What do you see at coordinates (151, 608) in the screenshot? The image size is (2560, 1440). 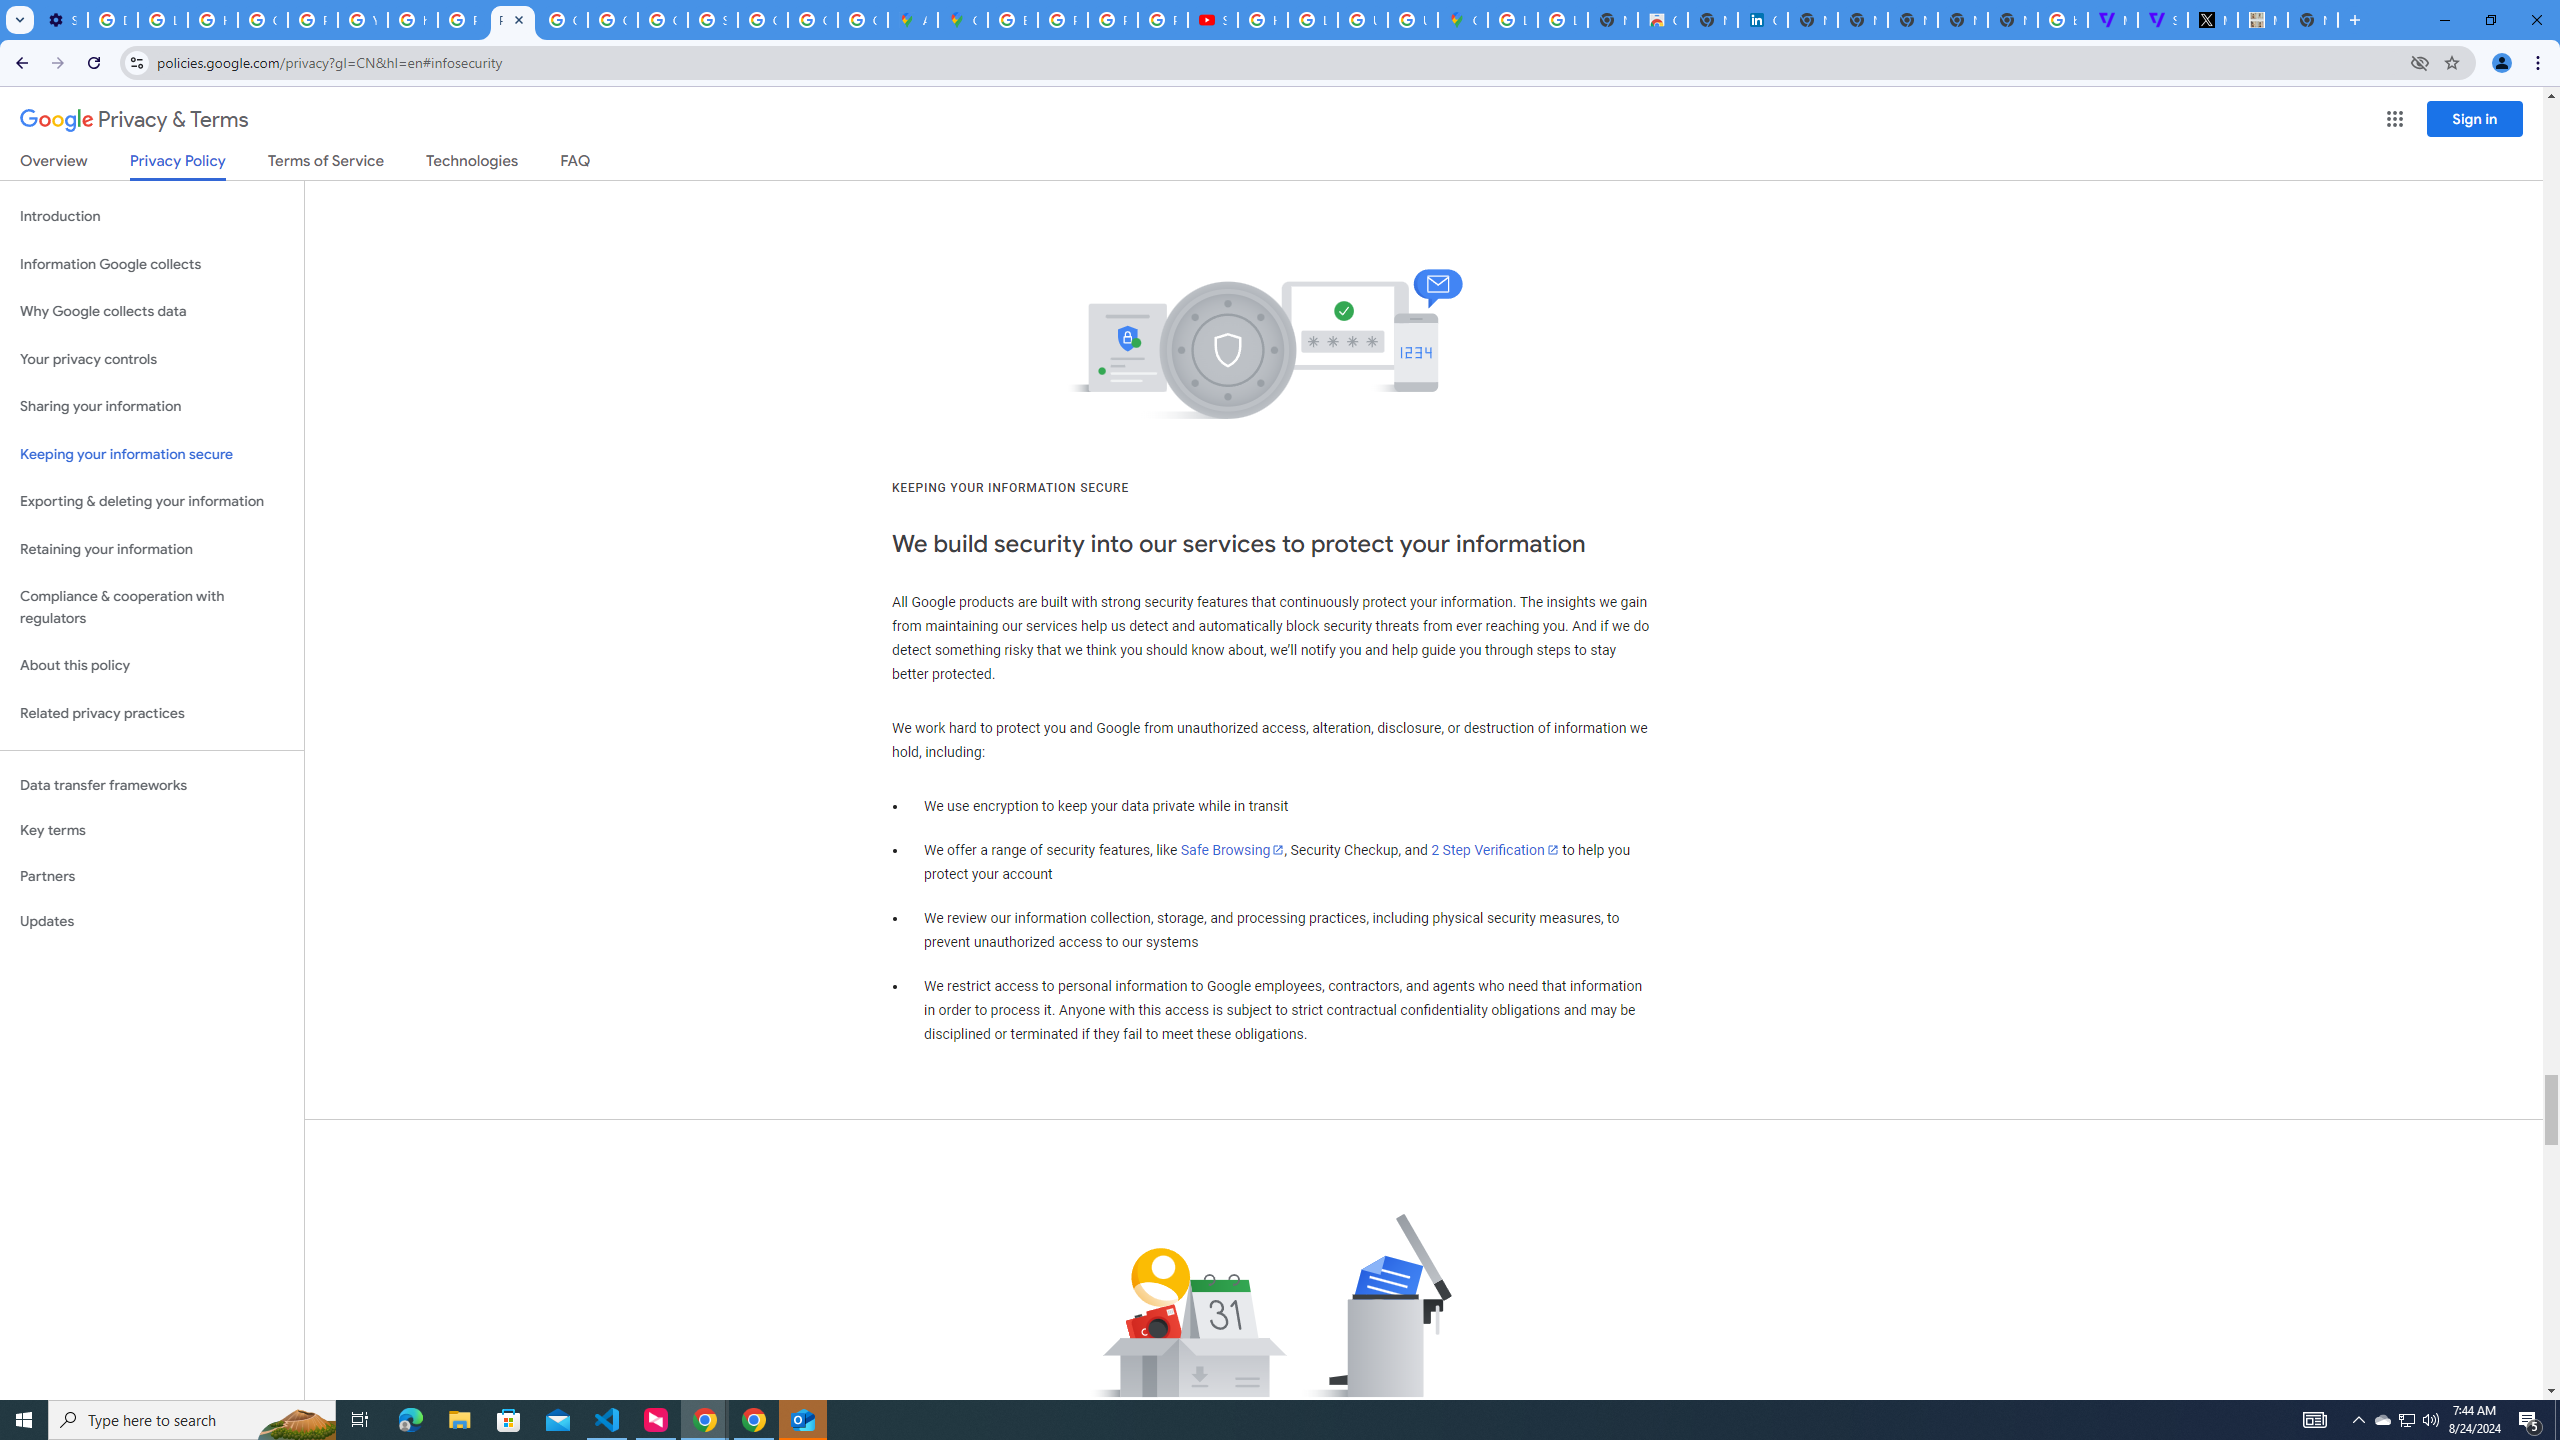 I see `'Compliance & cooperation with regulators'` at bounding box center [151, 608].